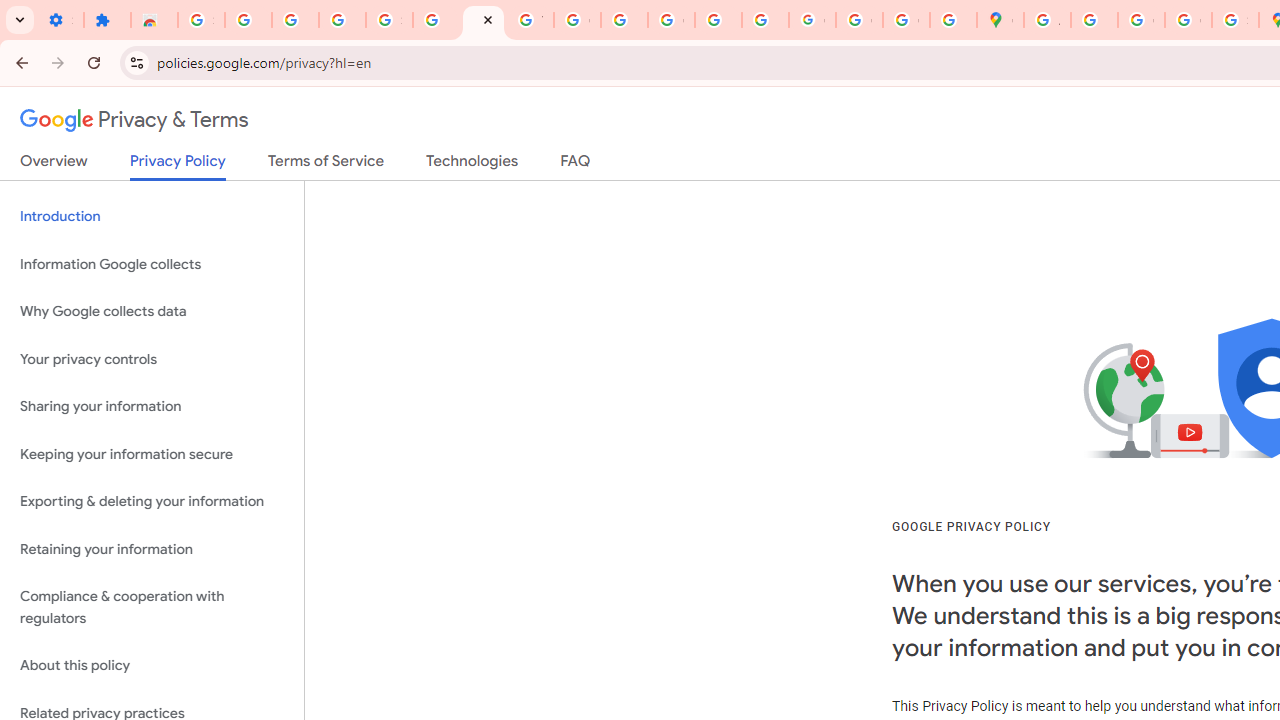 The height and width of the screenshot is (720, 1280). I want to click on 'About this policy', so click(151, 666).